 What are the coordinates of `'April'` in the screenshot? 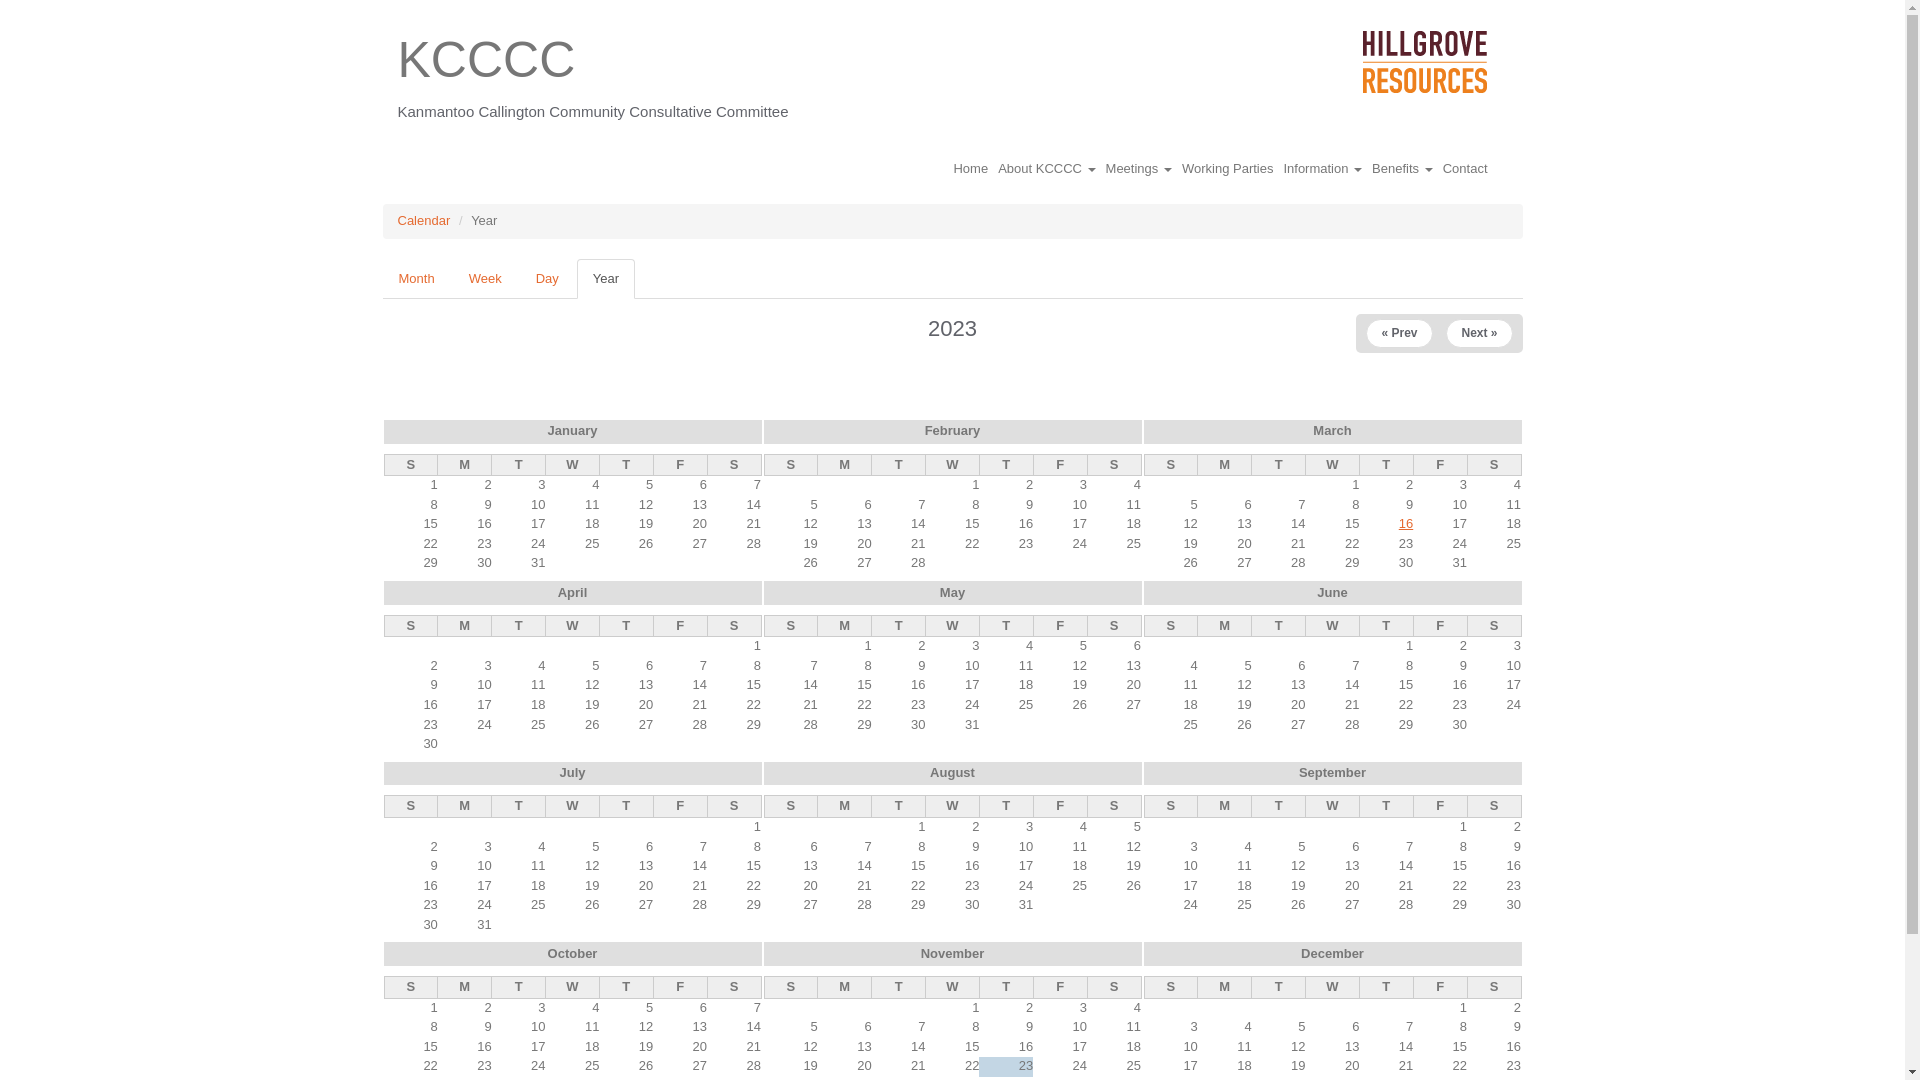 It's located at (571, 591).